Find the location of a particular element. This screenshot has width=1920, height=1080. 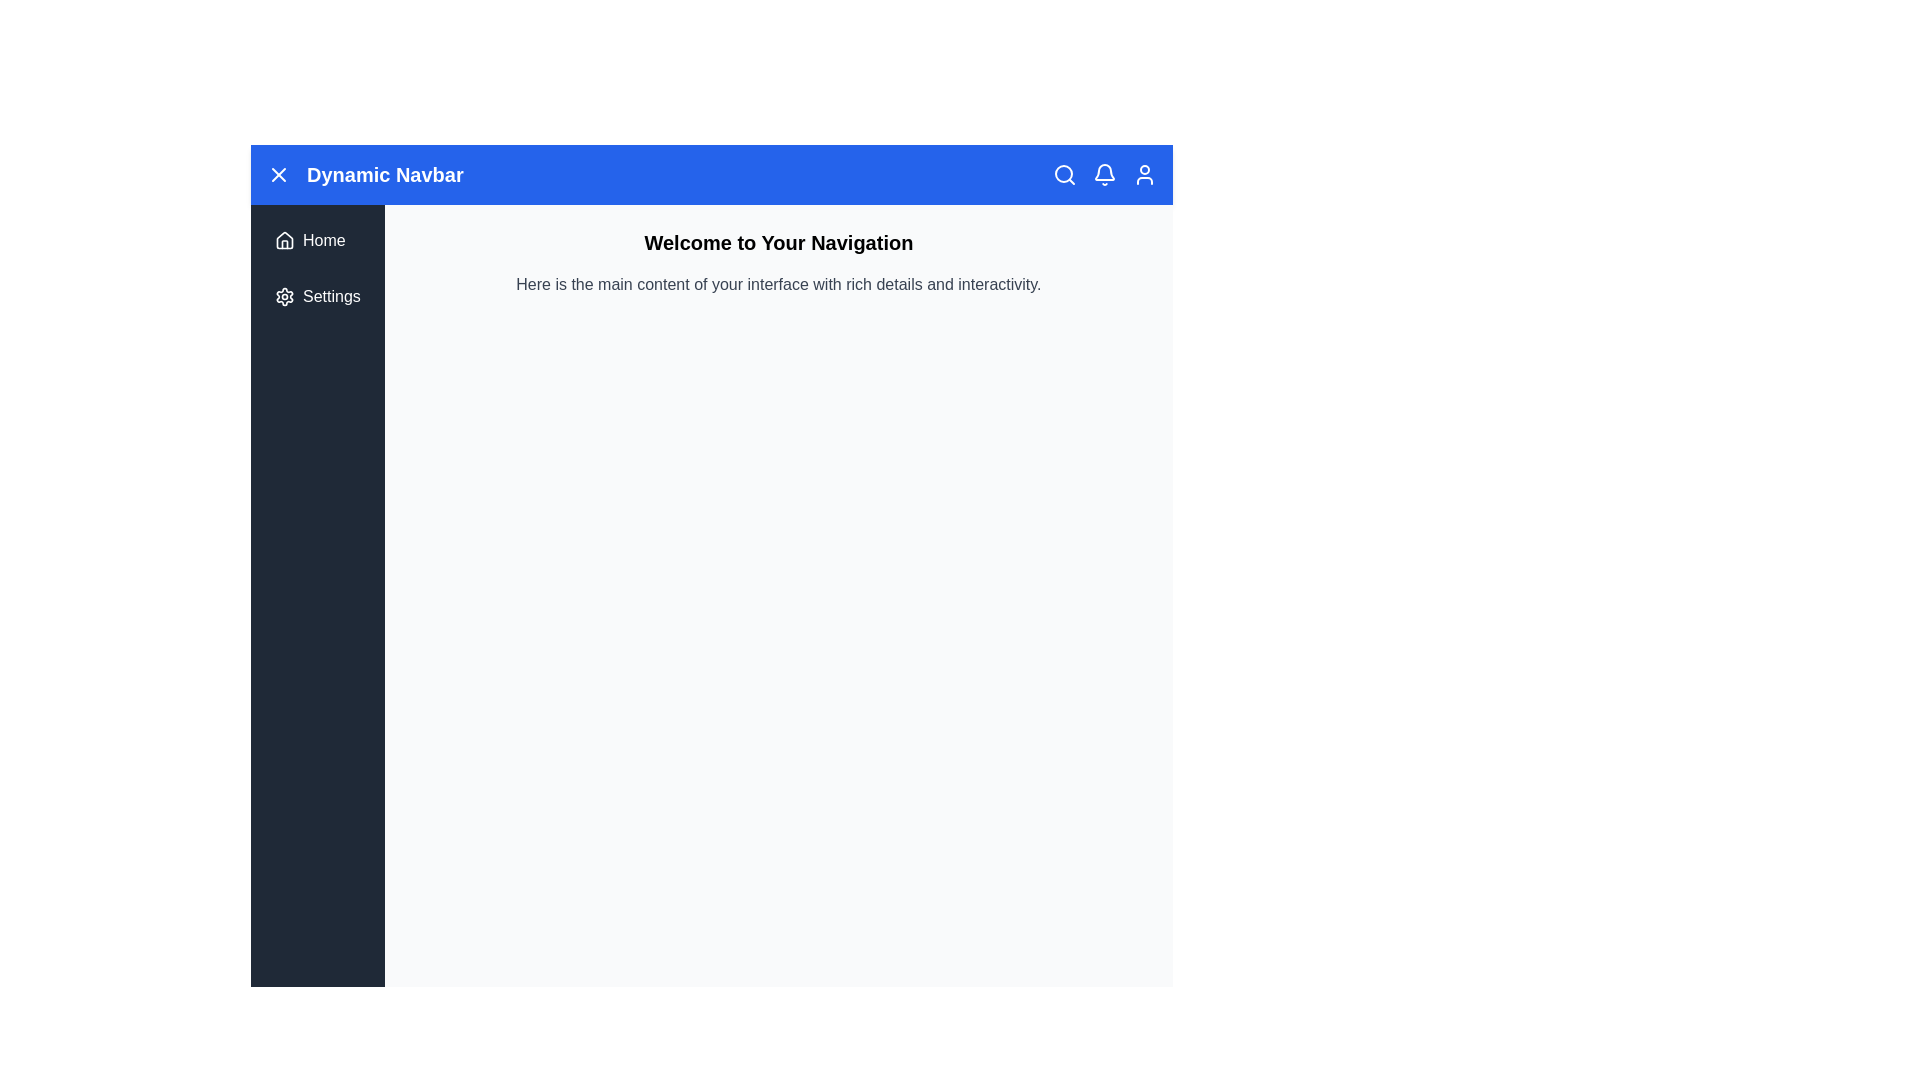

the 'Home' icon in the sidebar navigation menu is located at coordinates (283, 238).